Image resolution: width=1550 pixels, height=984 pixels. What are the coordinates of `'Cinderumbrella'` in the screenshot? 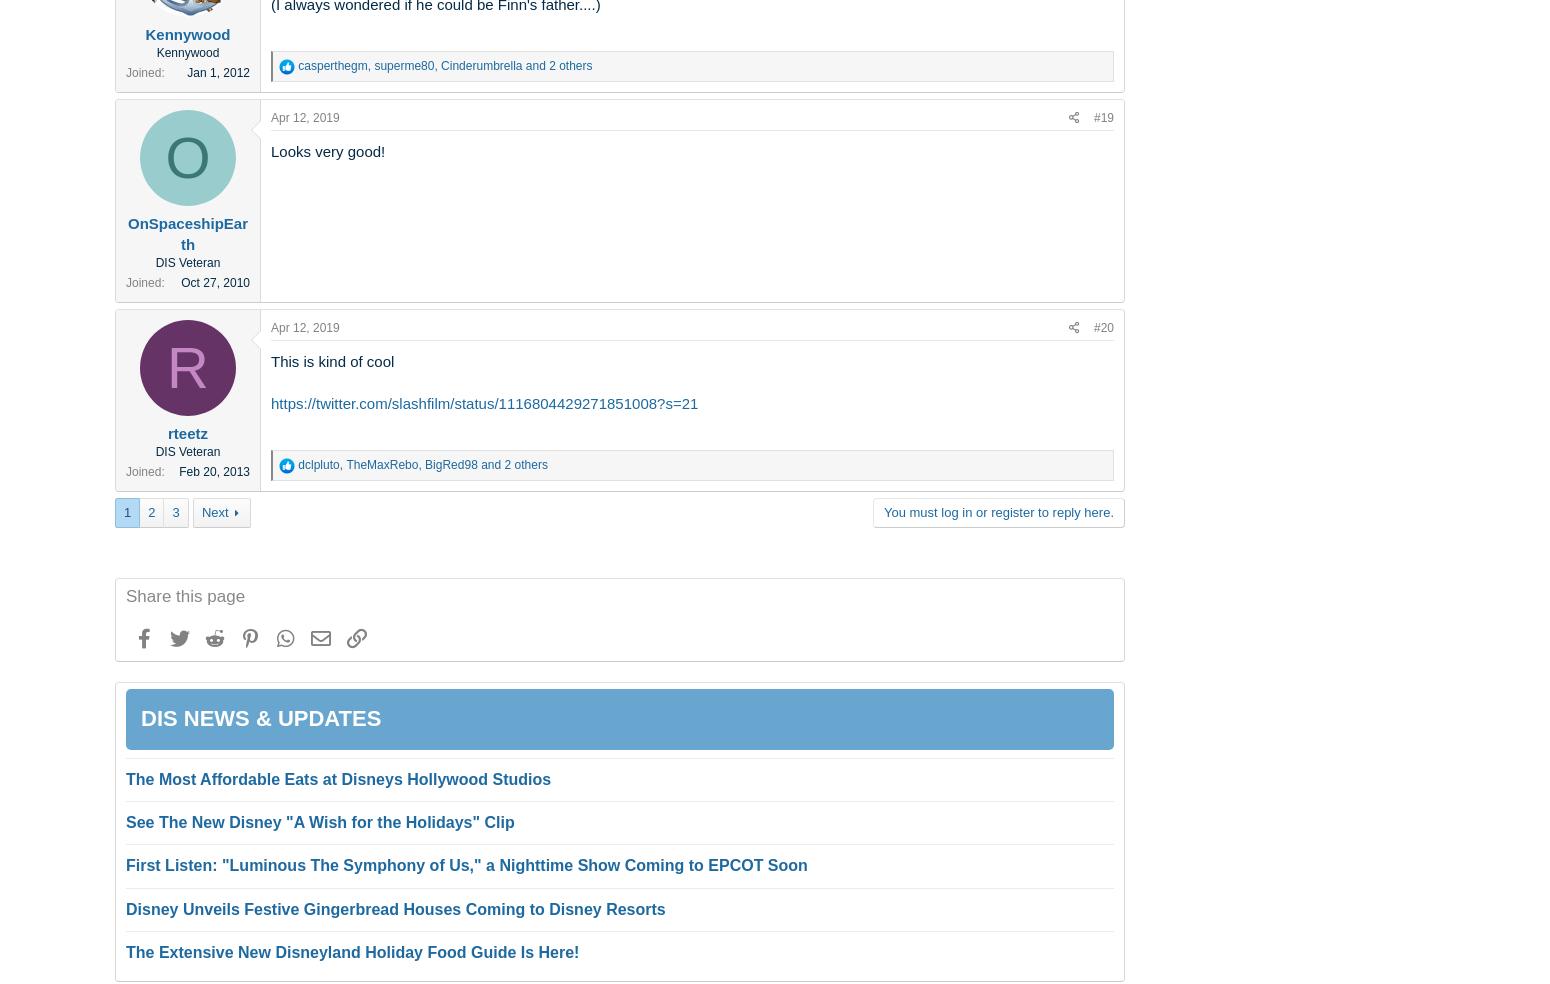 It's located at (440, 64).